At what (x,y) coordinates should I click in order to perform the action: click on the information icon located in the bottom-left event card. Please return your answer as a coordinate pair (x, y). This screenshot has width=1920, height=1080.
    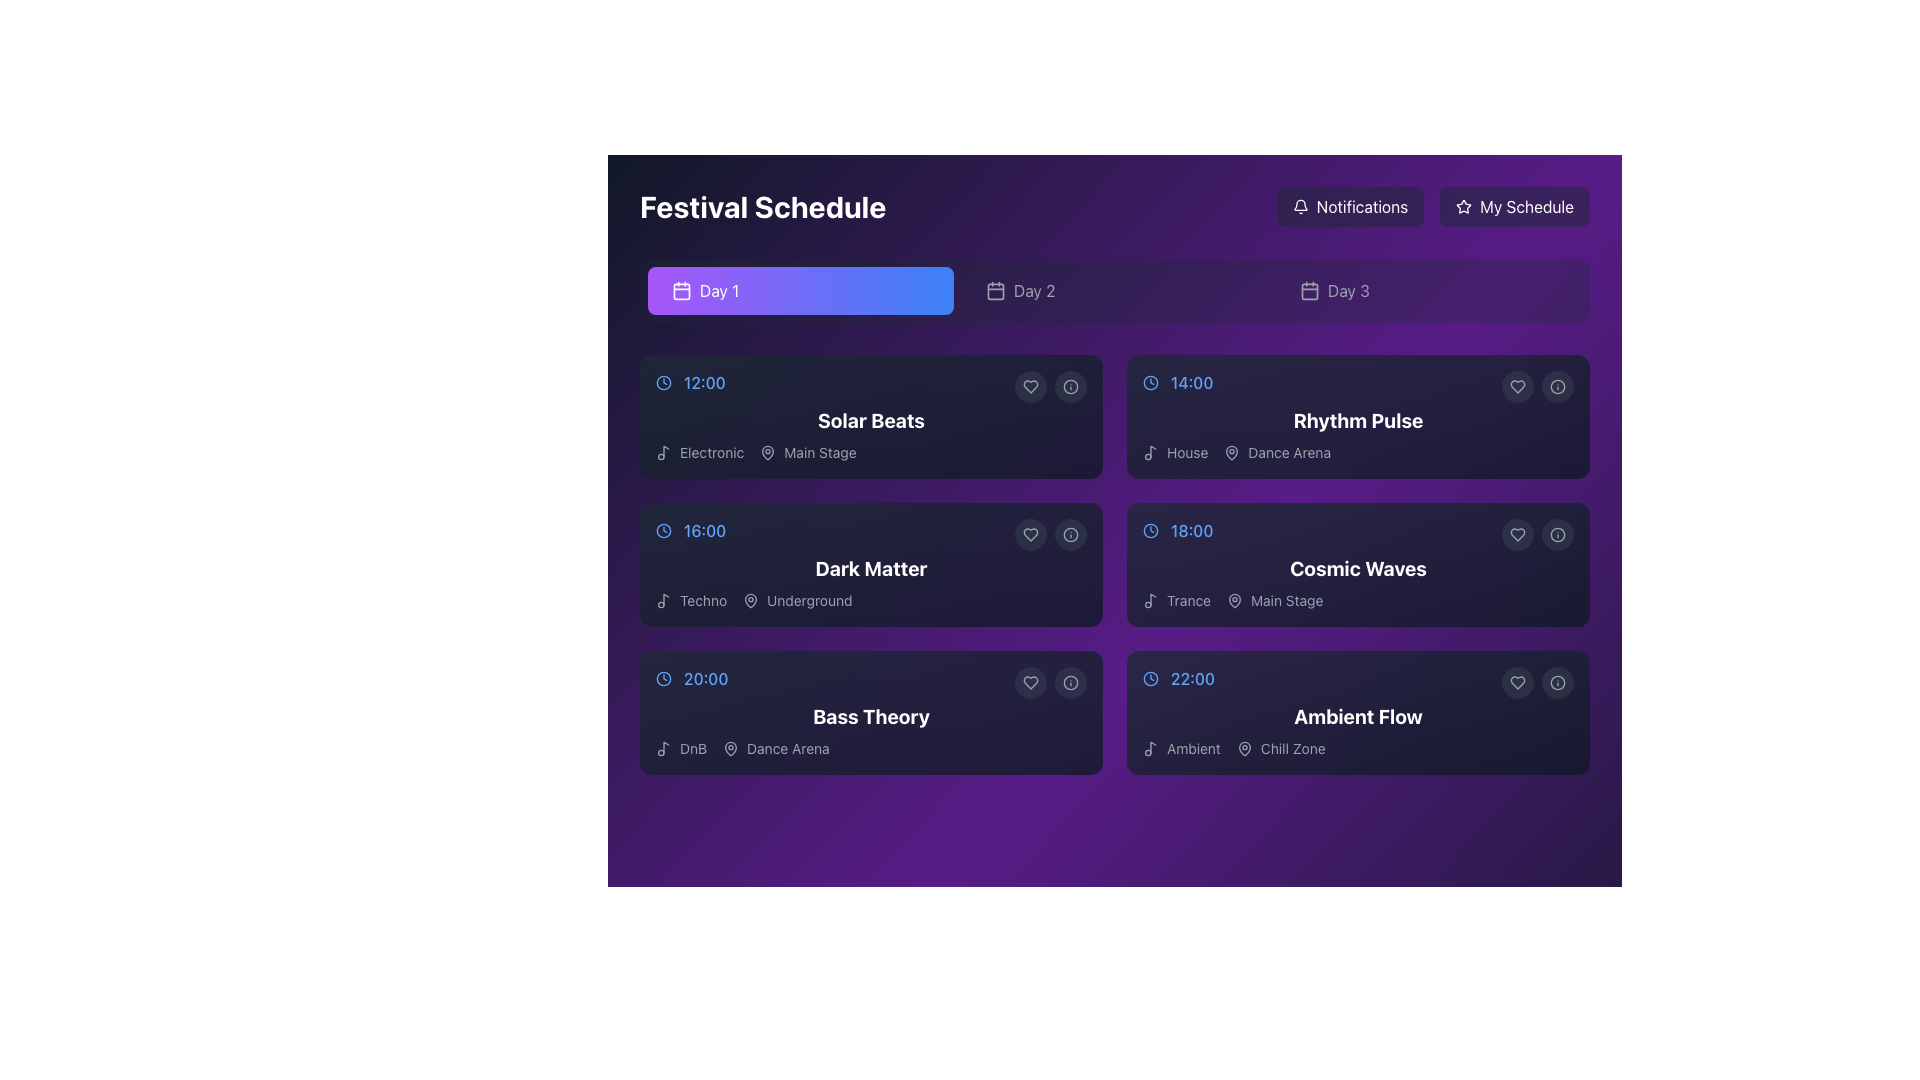
    Looking at the image, I should click on (1069, 681).